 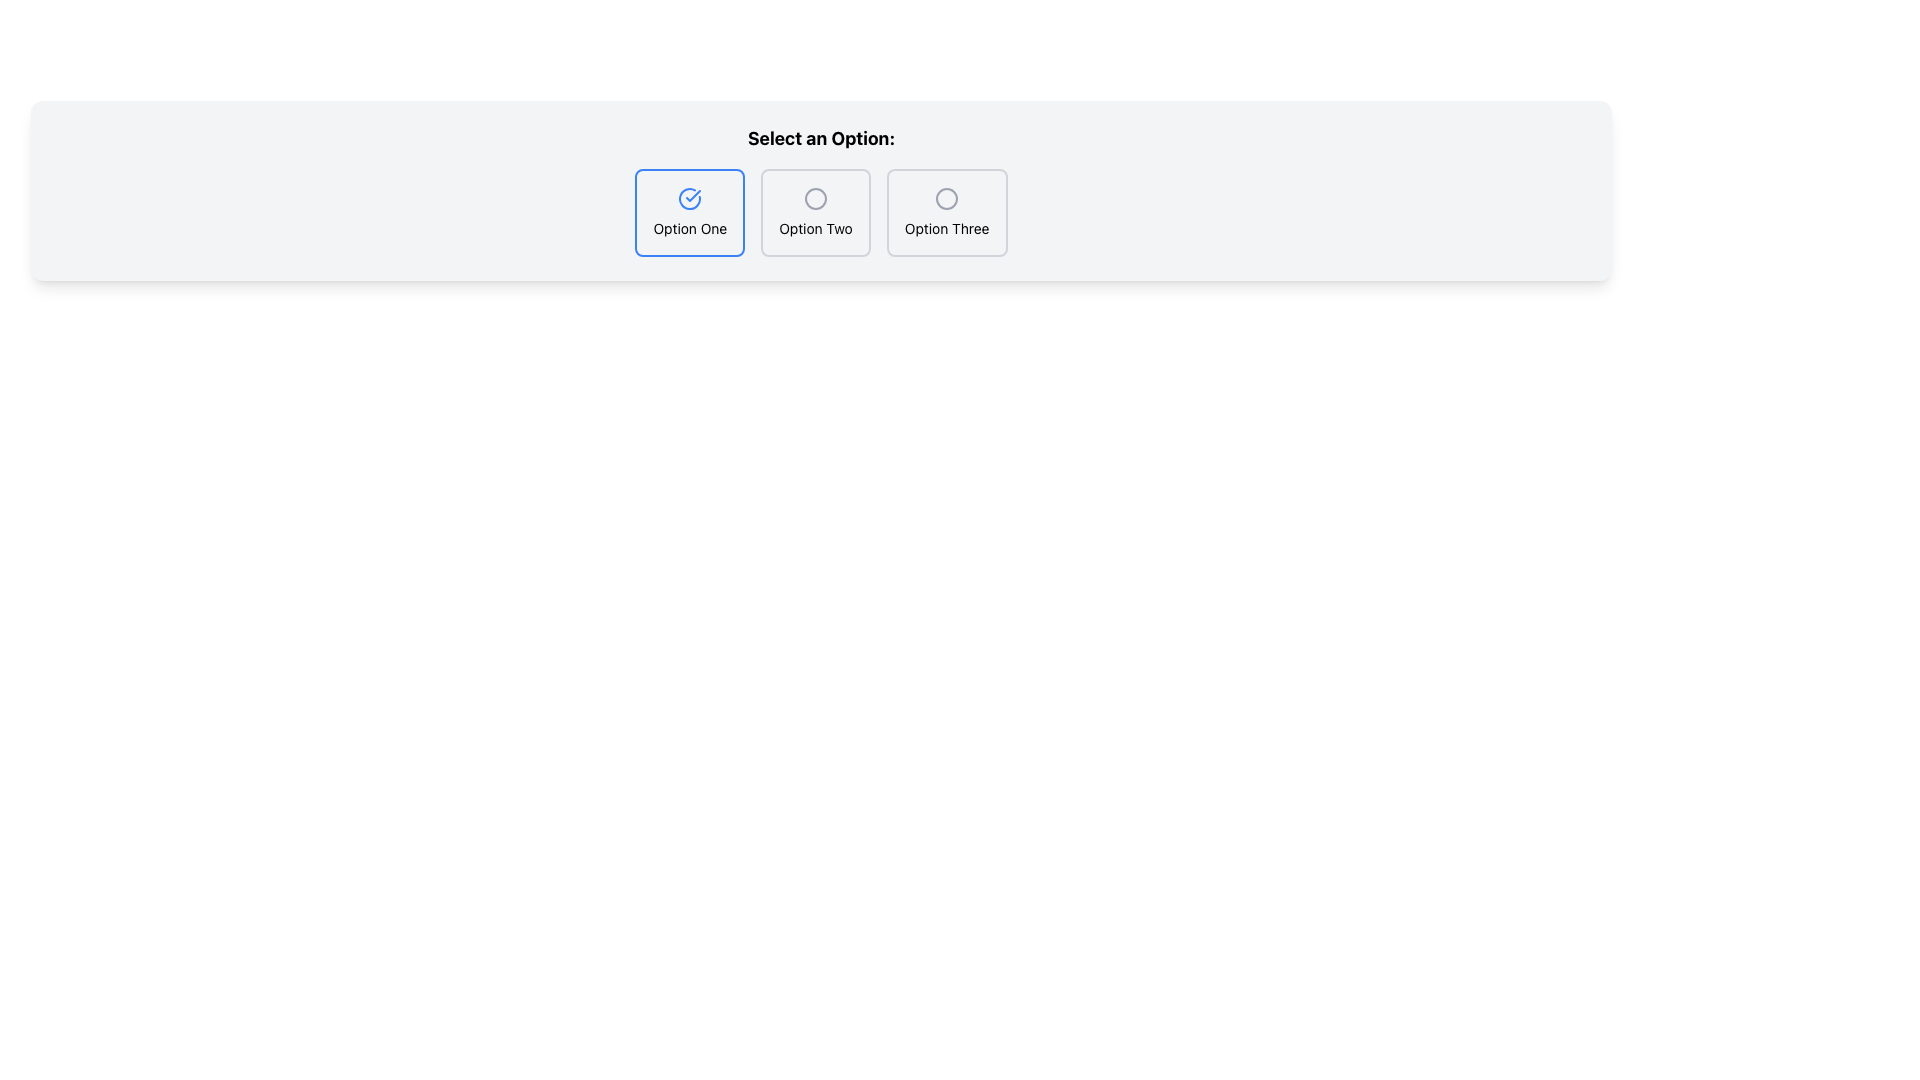 What do you see at coordinates (693, 196) in the screenshot?
I see `the selection indicator of the first radio button option labeled 'Option One', which visually indicates a selection with a checkmark inside a circle` at bounding box center [693, 196].